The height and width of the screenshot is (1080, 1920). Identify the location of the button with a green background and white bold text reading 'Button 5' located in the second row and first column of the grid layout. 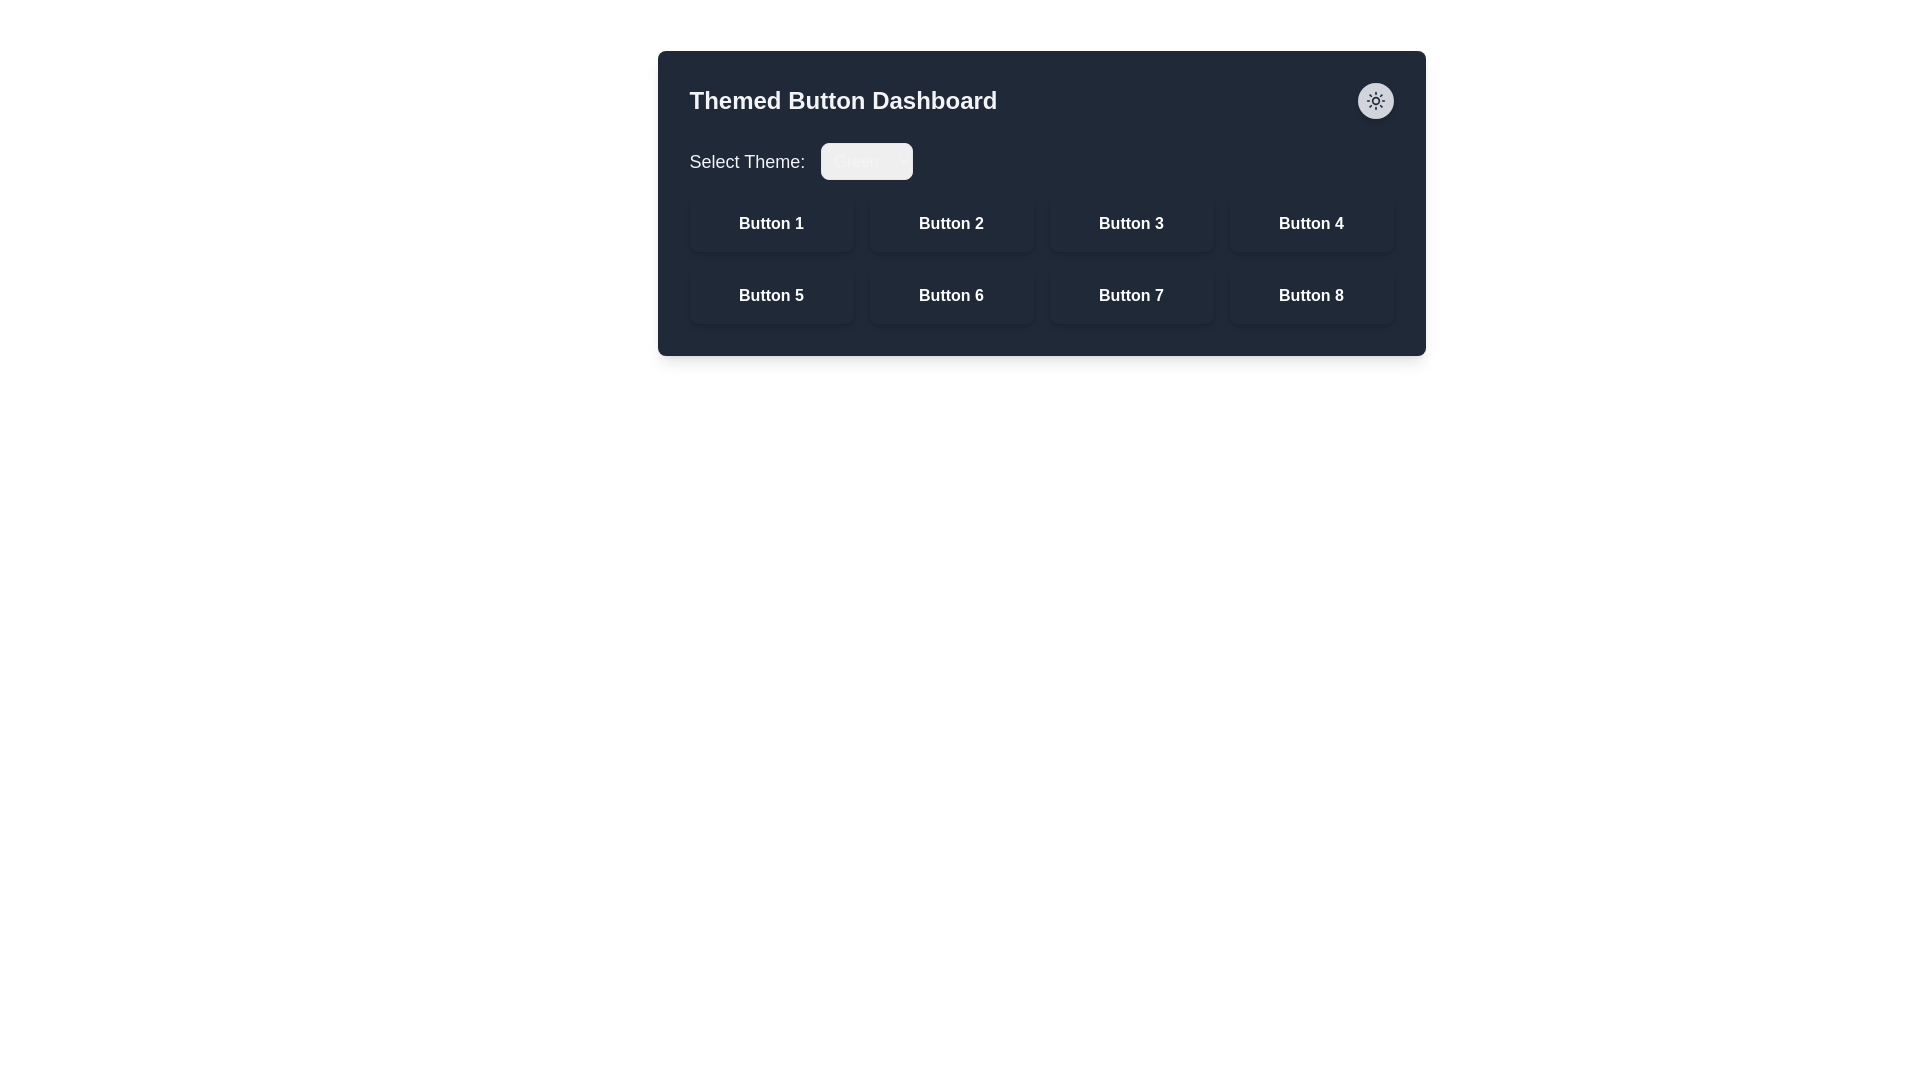
(770, 296).